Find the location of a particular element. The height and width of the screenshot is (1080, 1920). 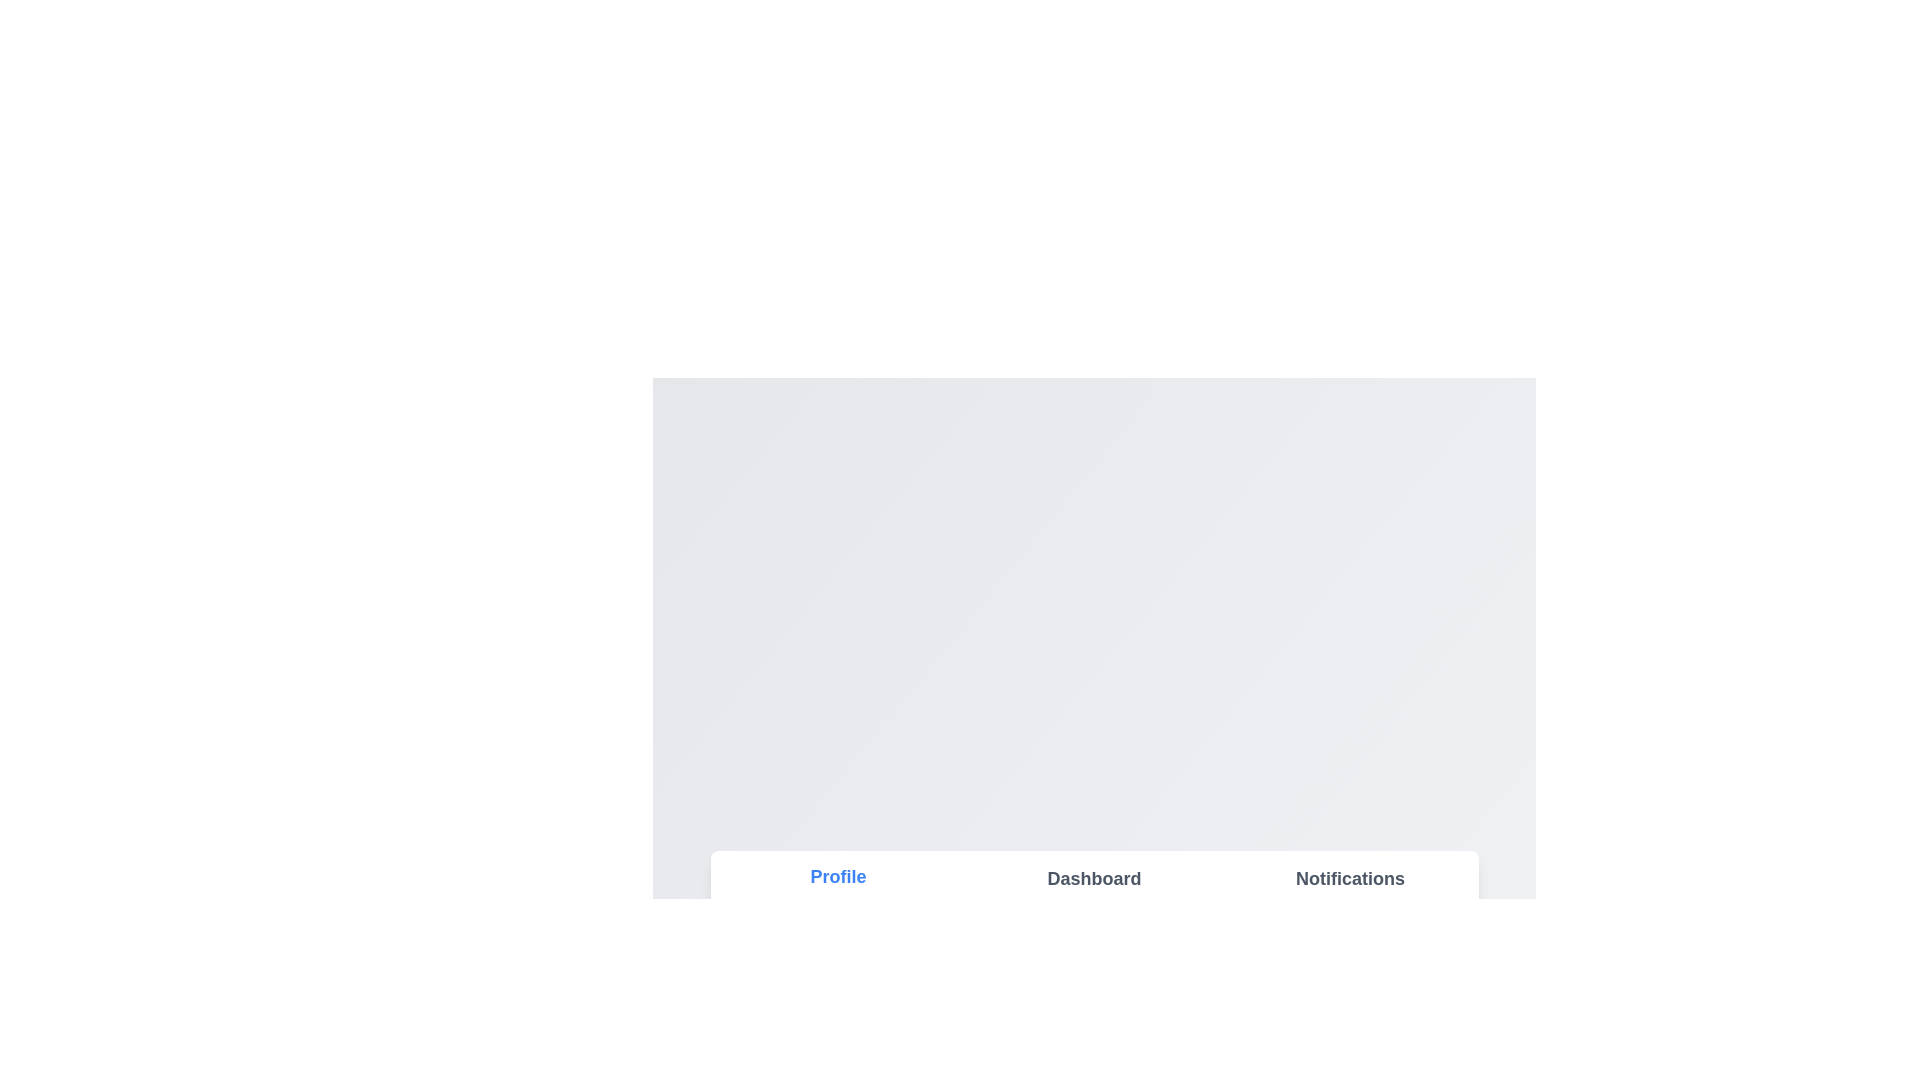

the tab titled Dashboard to switch to it is located at coordinates (1093, 878).